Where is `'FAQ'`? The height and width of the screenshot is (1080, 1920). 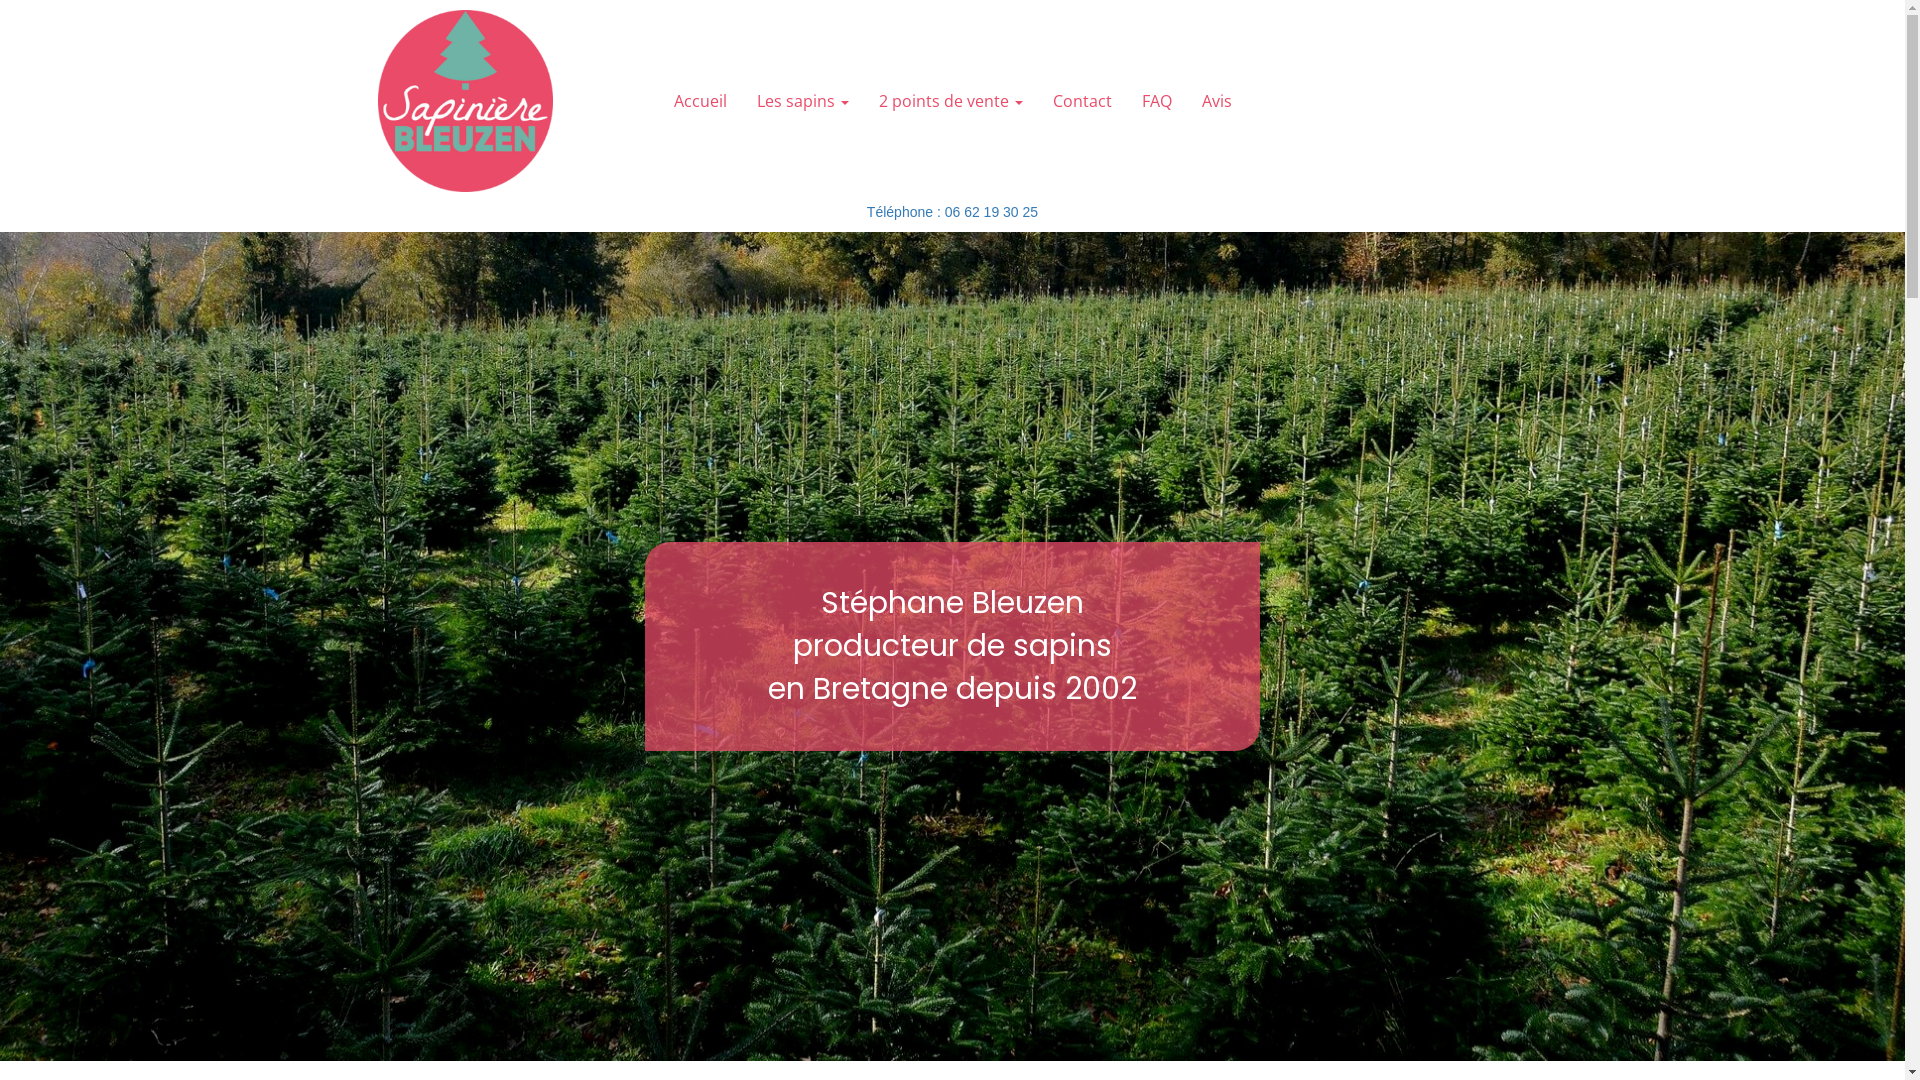 'FAQ' is located at coordinates (1156, 101).